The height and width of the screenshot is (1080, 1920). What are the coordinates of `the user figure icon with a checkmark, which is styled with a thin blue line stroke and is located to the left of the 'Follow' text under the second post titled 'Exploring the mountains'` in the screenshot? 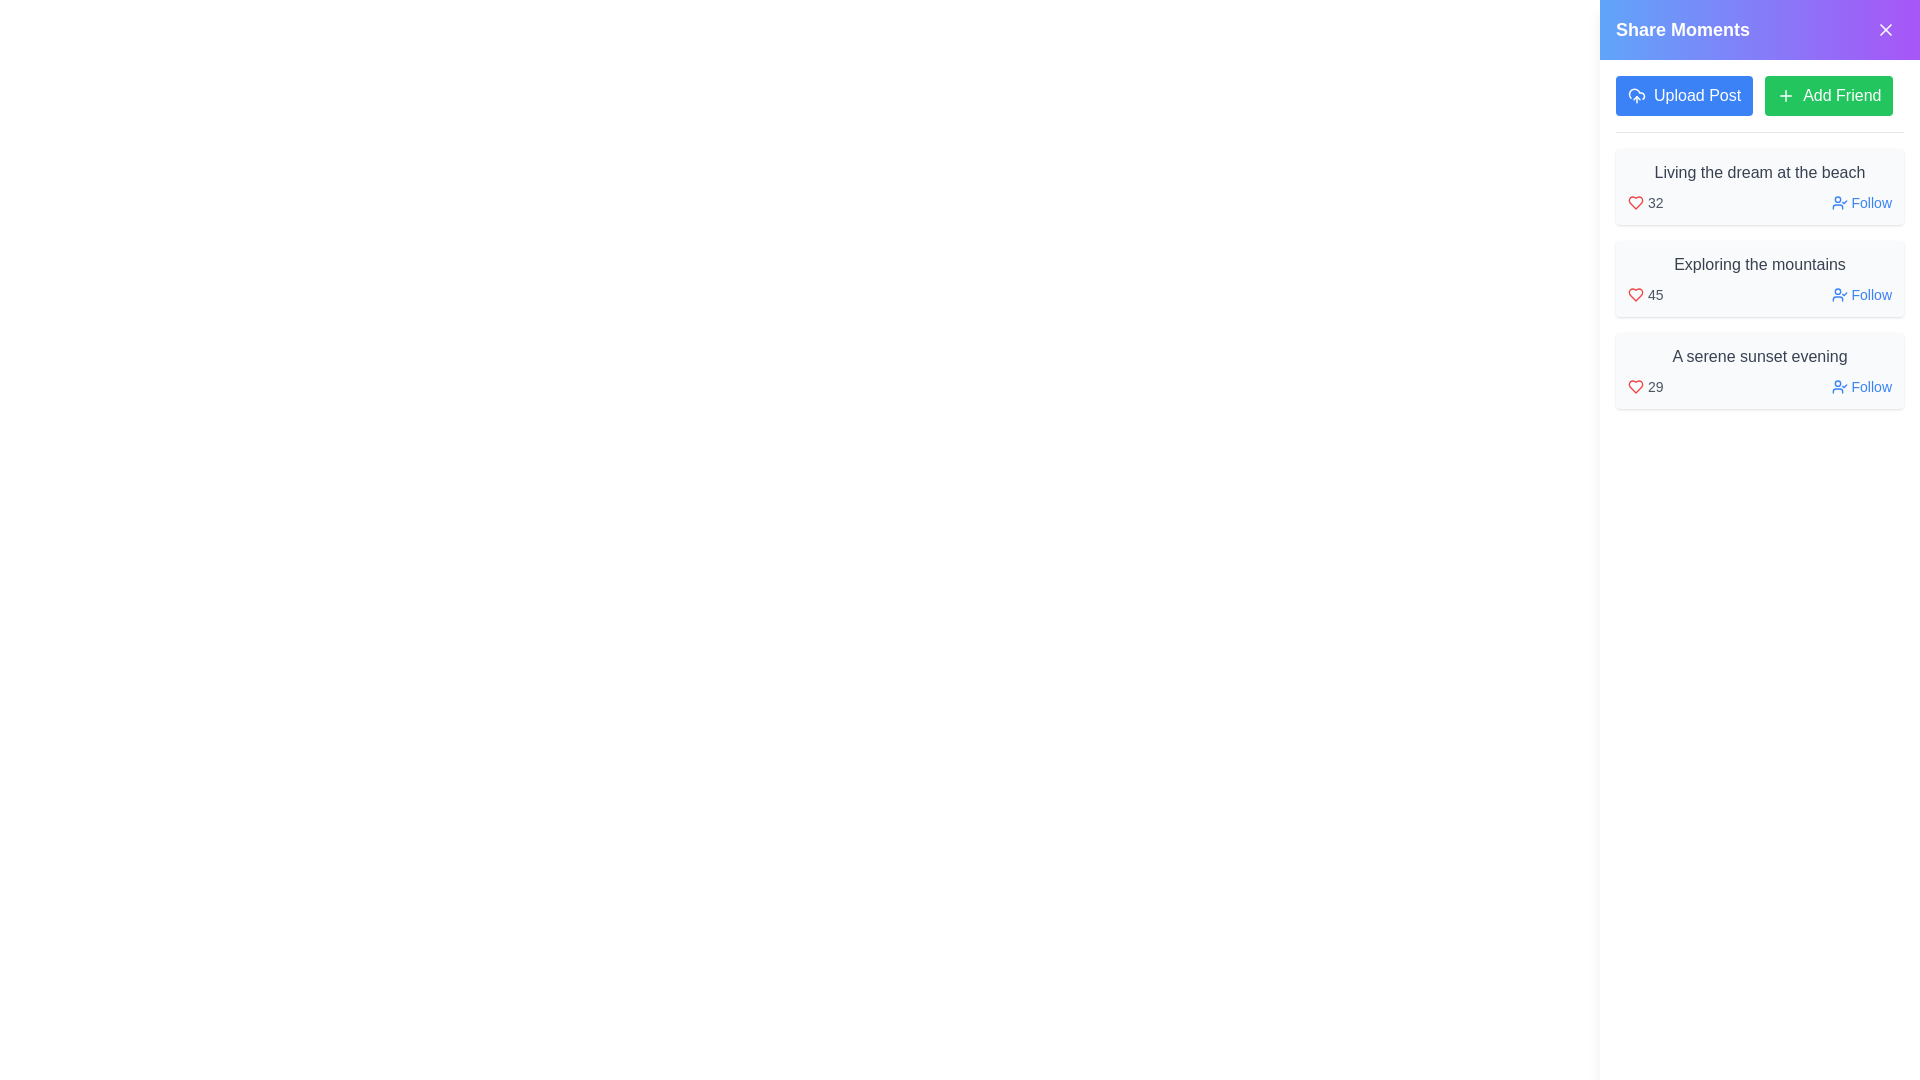 It's located at (1839, 294).